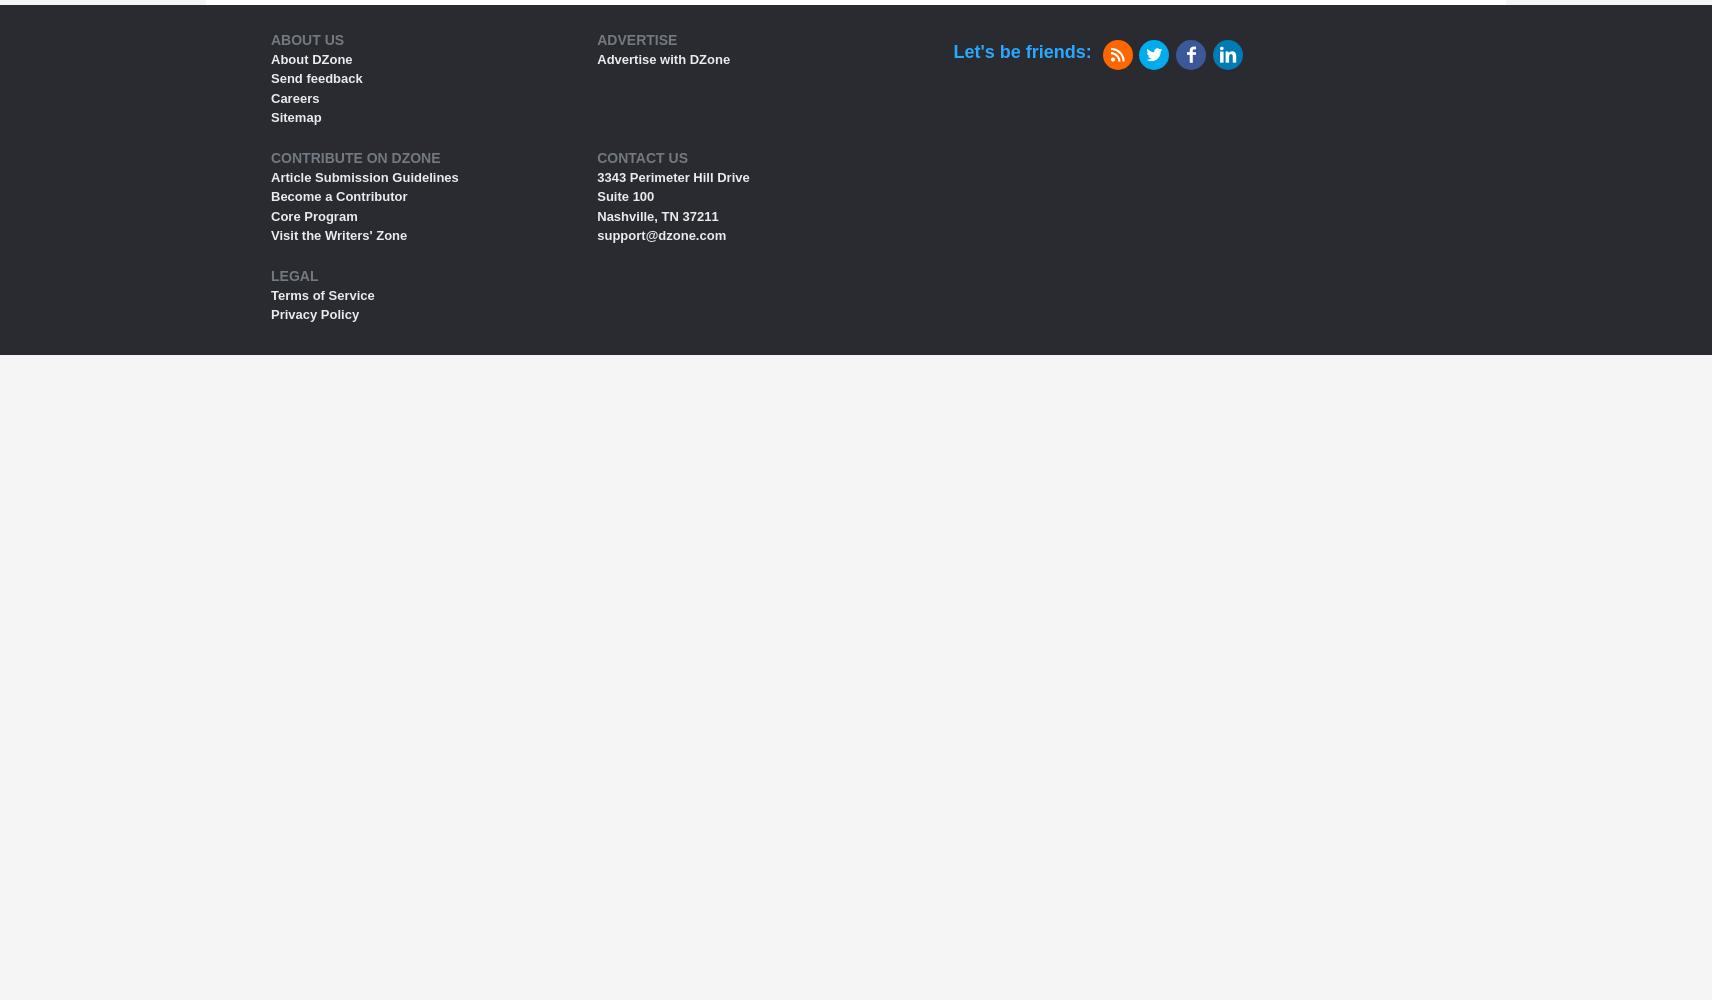 The height and width of the screenshot is (1000, 1712). What do you see at coordinates (1021, 51) in the screenshot?
I see `'Let's be friends:'` at bounding box center [1021, 51].